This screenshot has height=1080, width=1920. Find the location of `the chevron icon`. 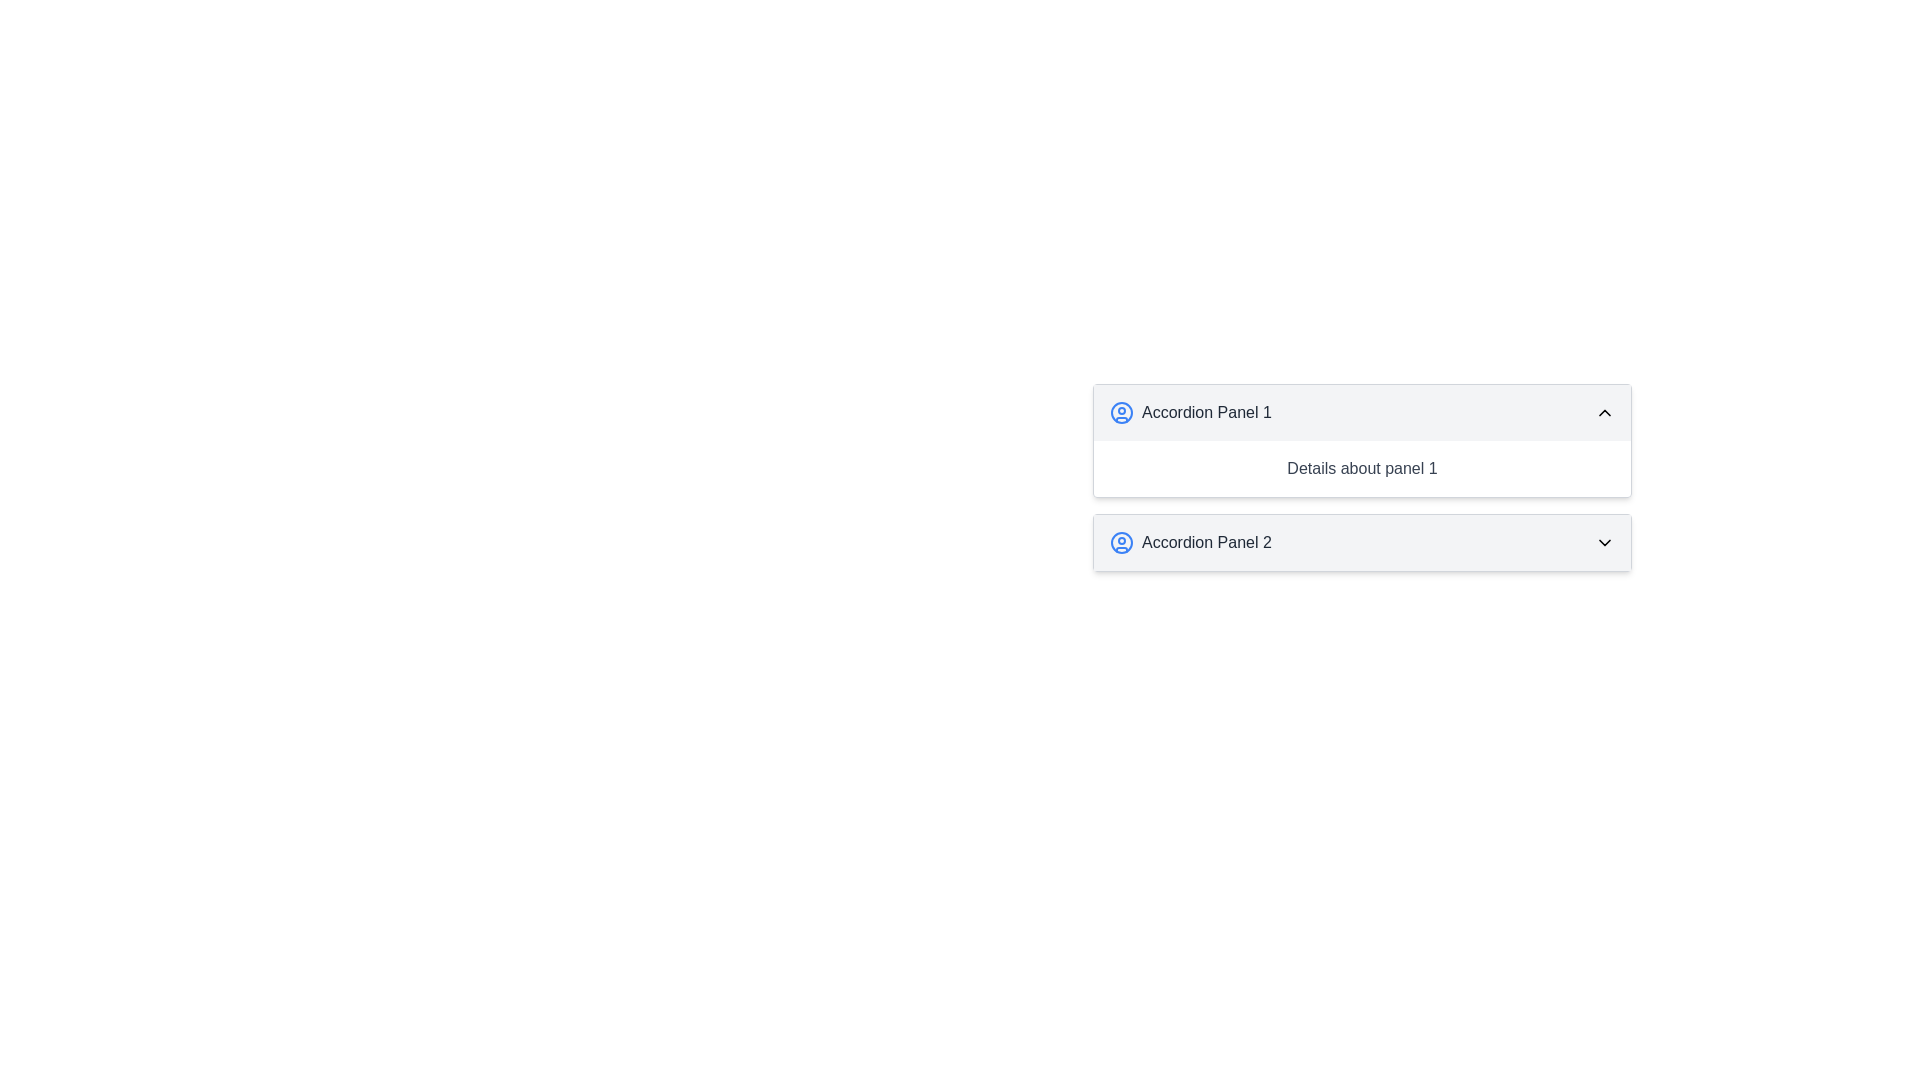

the chevron icon is located at coordinates (1604, 543).